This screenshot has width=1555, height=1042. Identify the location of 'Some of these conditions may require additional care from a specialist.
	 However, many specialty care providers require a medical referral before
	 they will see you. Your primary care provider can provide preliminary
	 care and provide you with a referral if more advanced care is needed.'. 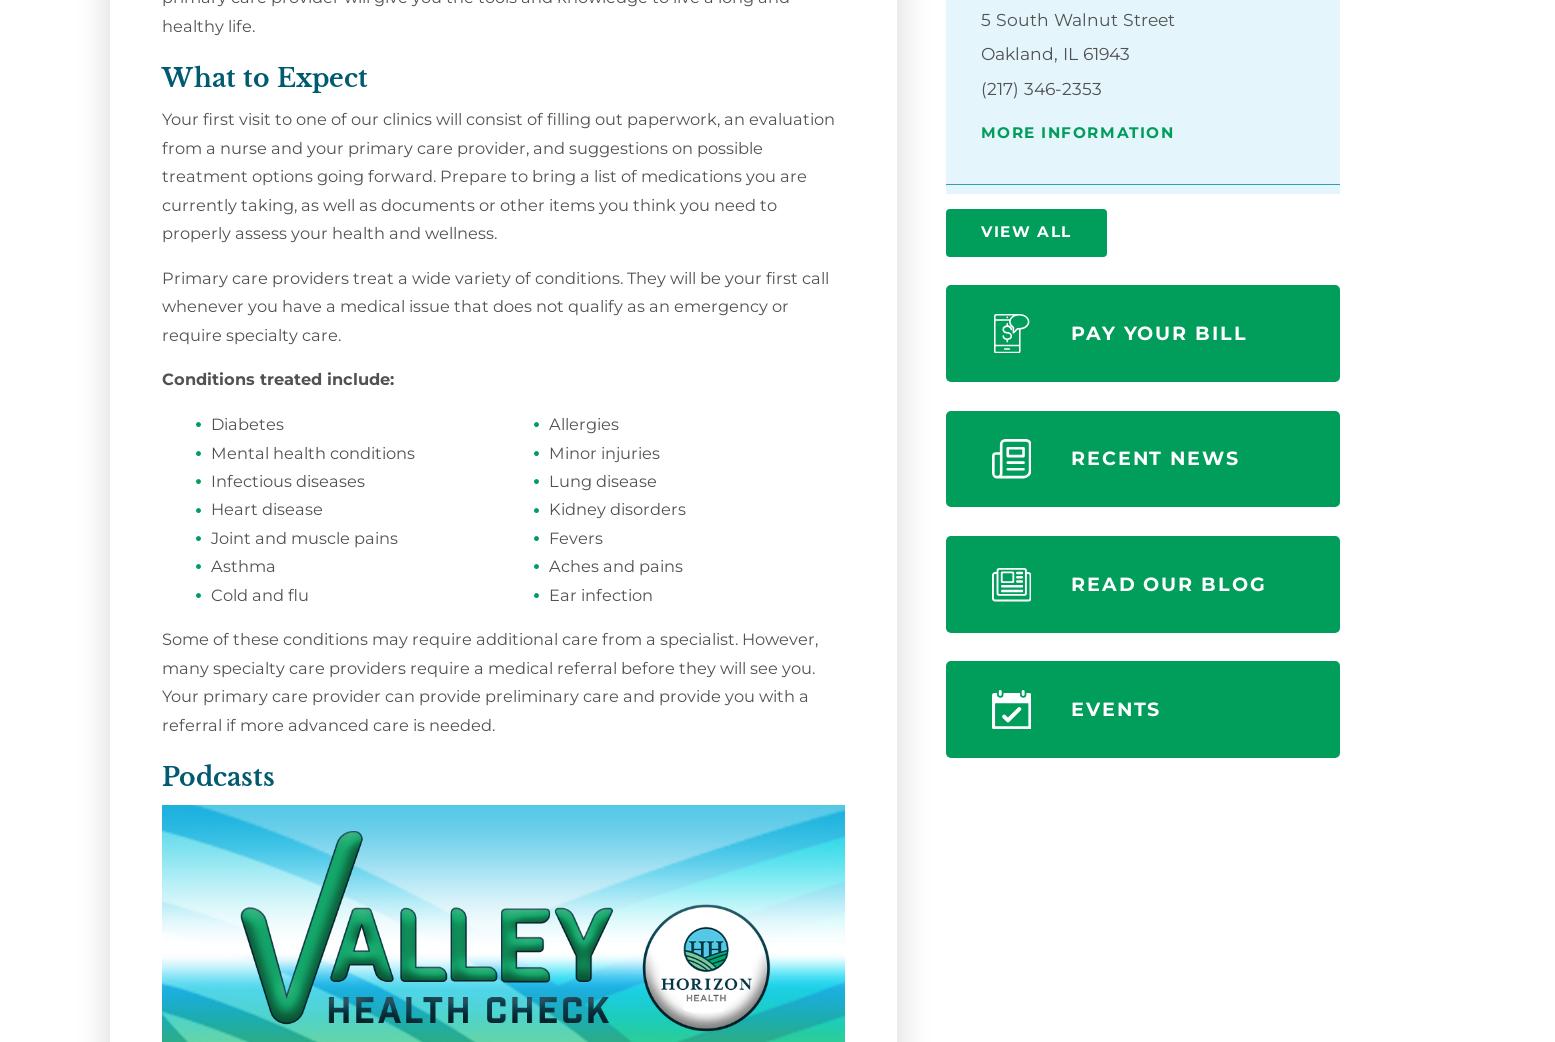
(489, 681).